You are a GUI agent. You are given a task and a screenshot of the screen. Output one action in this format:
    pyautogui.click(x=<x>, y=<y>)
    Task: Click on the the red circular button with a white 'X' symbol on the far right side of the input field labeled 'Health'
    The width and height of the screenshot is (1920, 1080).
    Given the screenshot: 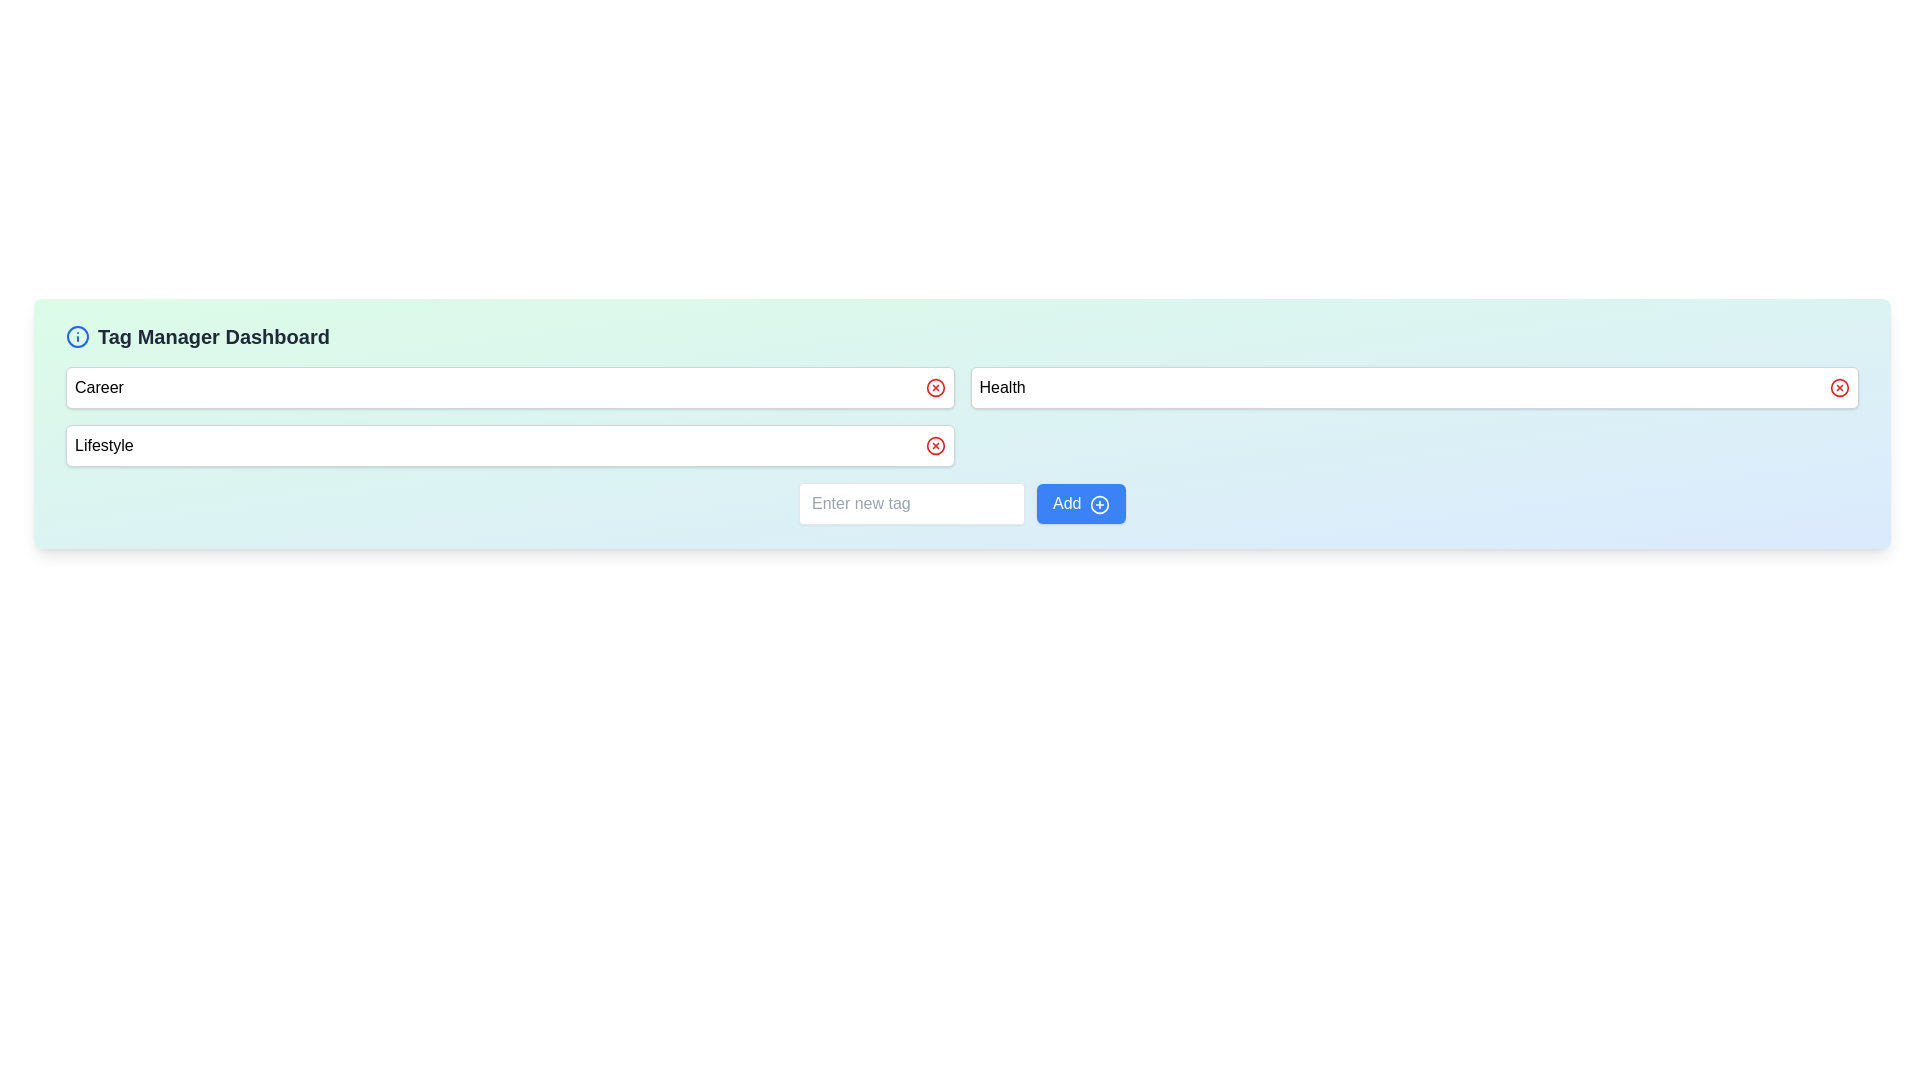 What is the action you would take?
    pyautogui.click(x=1839, y=388)
    